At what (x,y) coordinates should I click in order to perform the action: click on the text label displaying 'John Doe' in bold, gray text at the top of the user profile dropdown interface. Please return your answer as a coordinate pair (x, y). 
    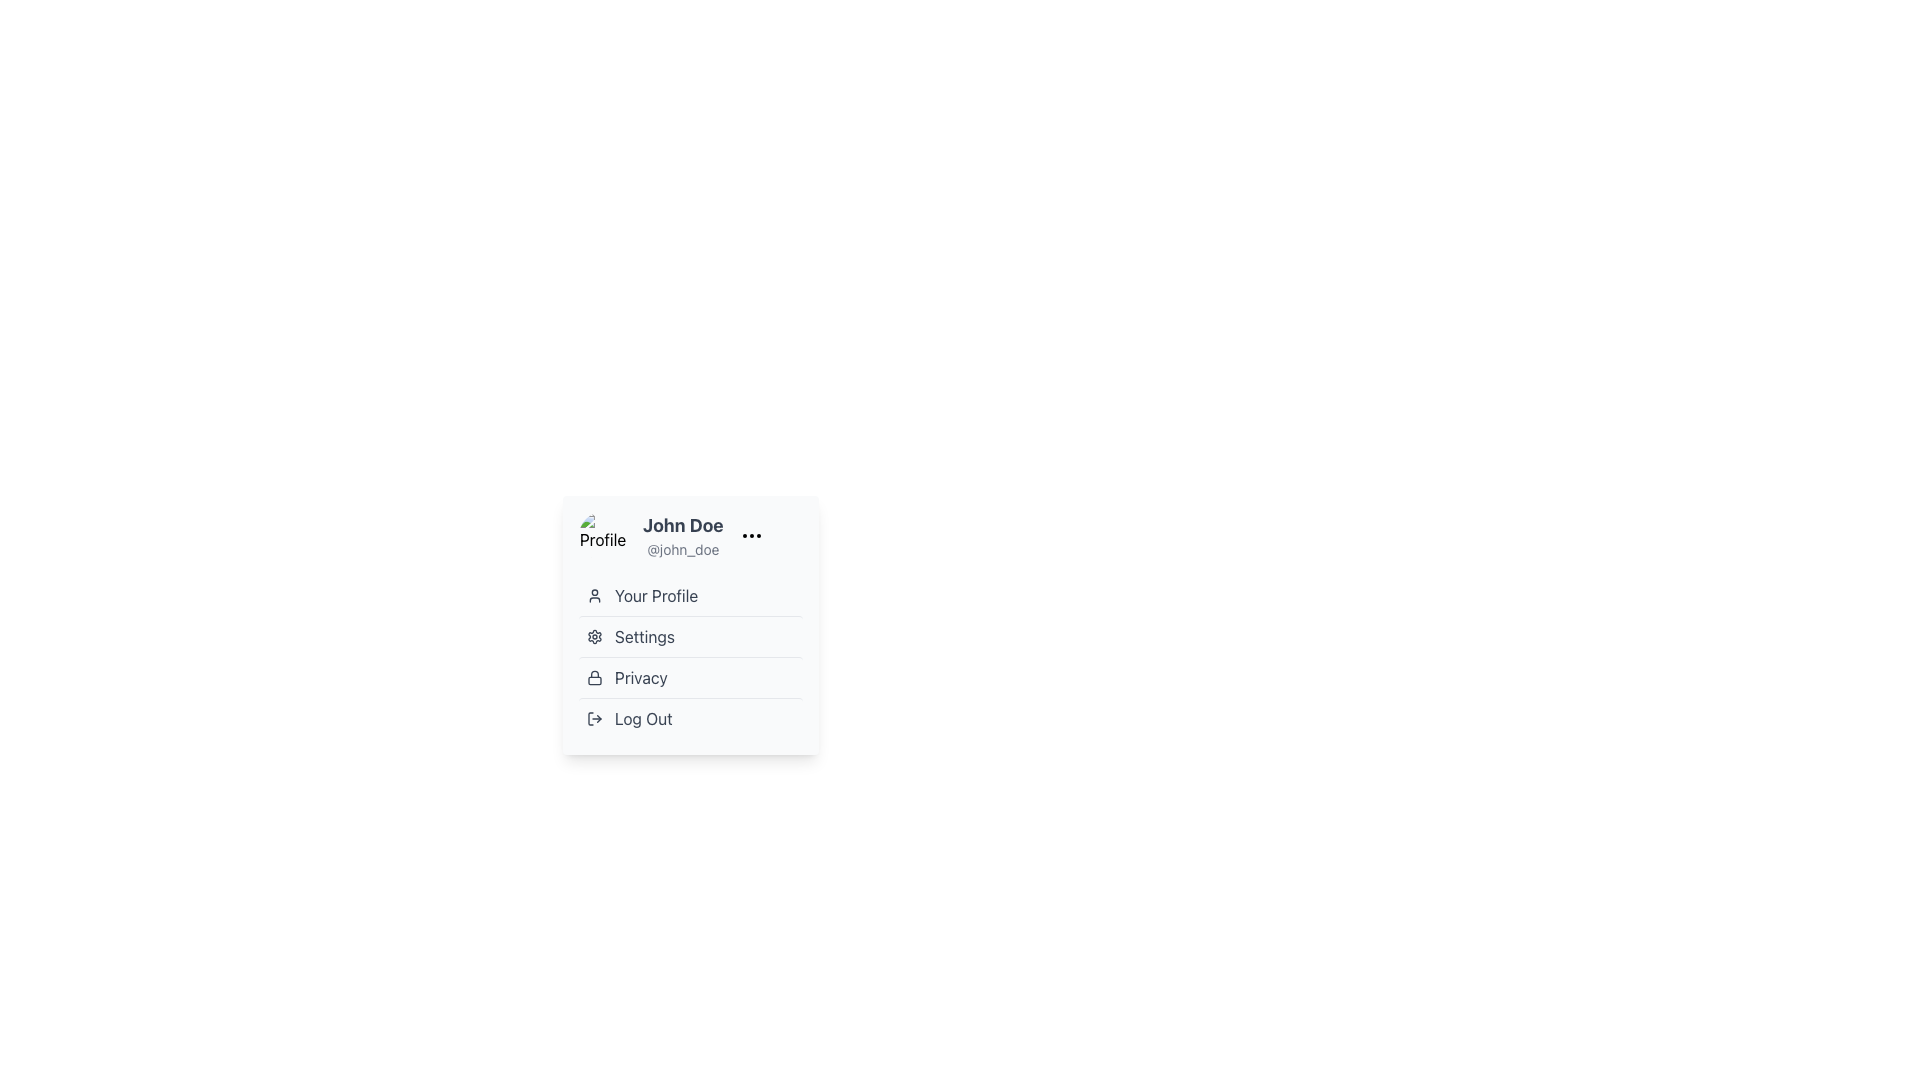
    Looking at the image, I should click on (683, 524).